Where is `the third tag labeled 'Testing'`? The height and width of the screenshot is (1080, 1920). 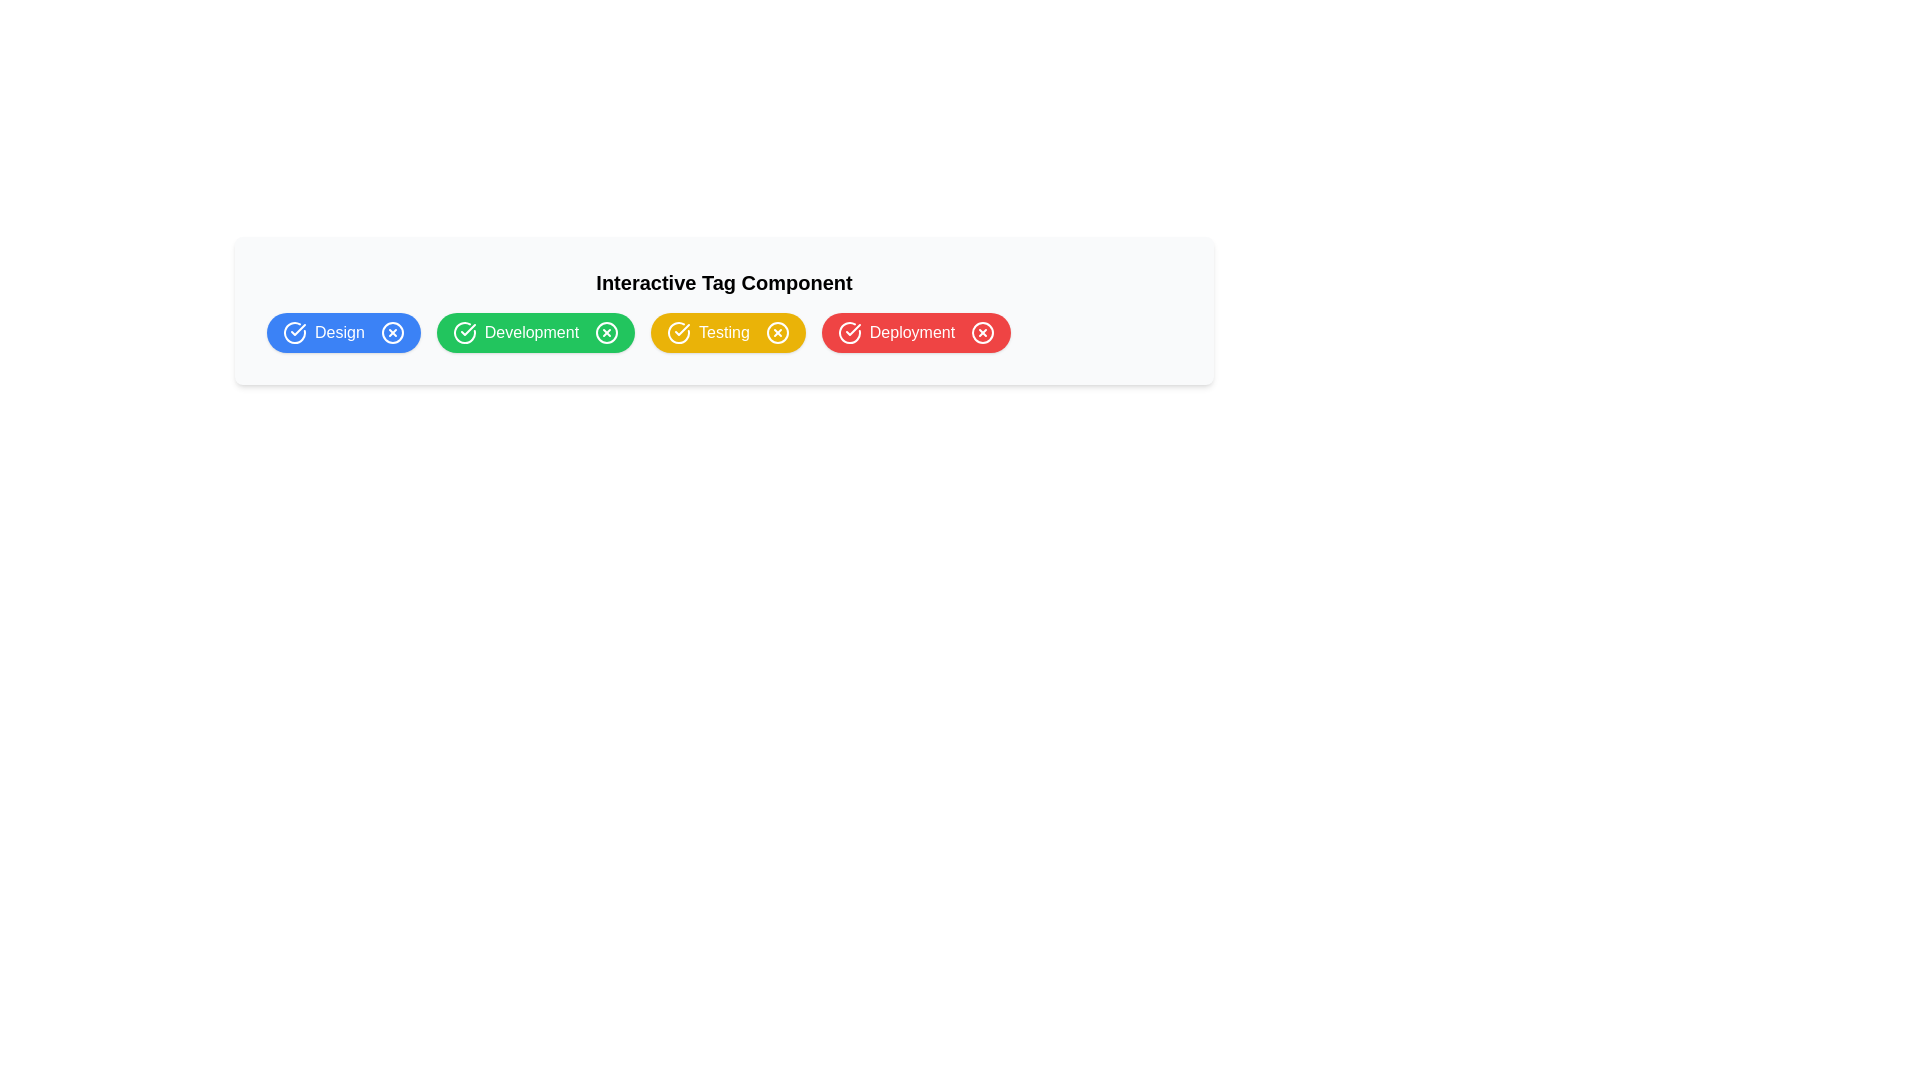 the third tag labeled 'Testing' is located at coordinates (723, 331).